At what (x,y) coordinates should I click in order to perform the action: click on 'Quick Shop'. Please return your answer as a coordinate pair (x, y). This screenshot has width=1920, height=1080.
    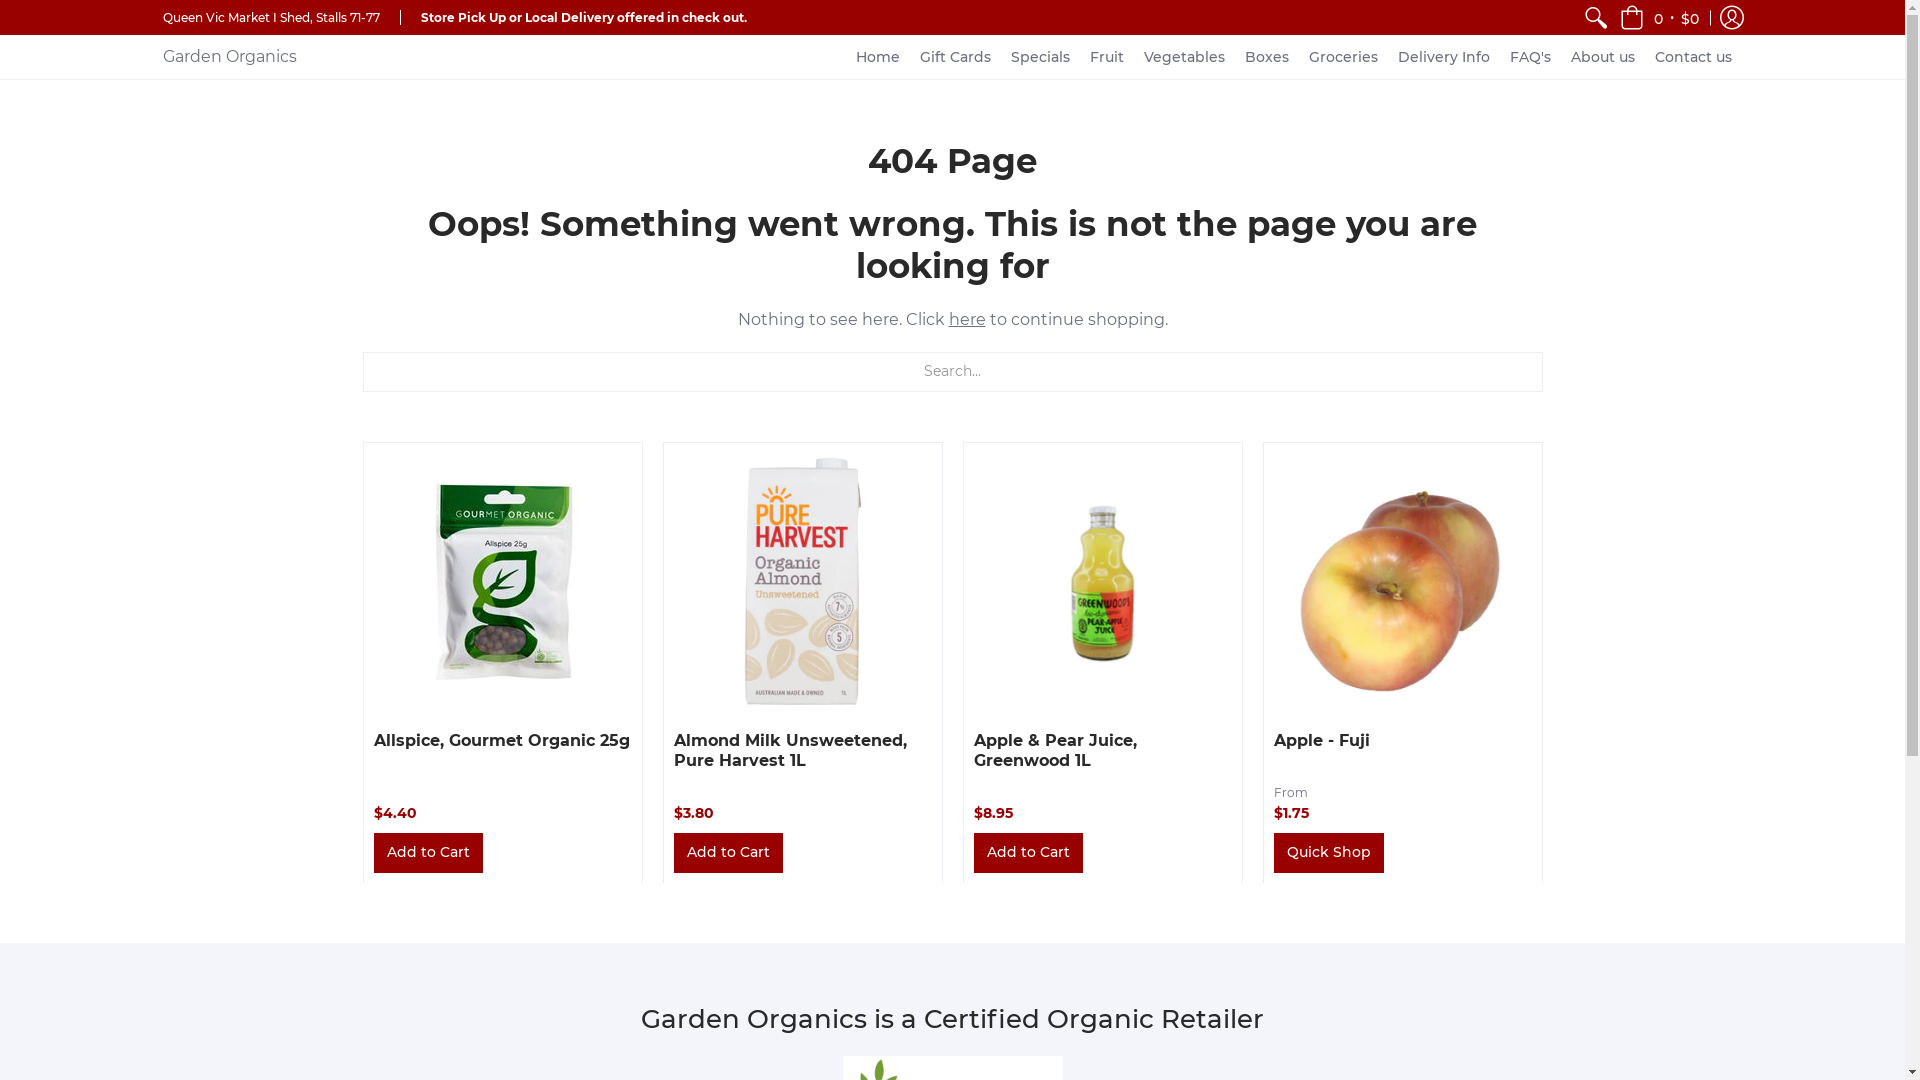
    Looking at the image, I should click on (1329, 852).